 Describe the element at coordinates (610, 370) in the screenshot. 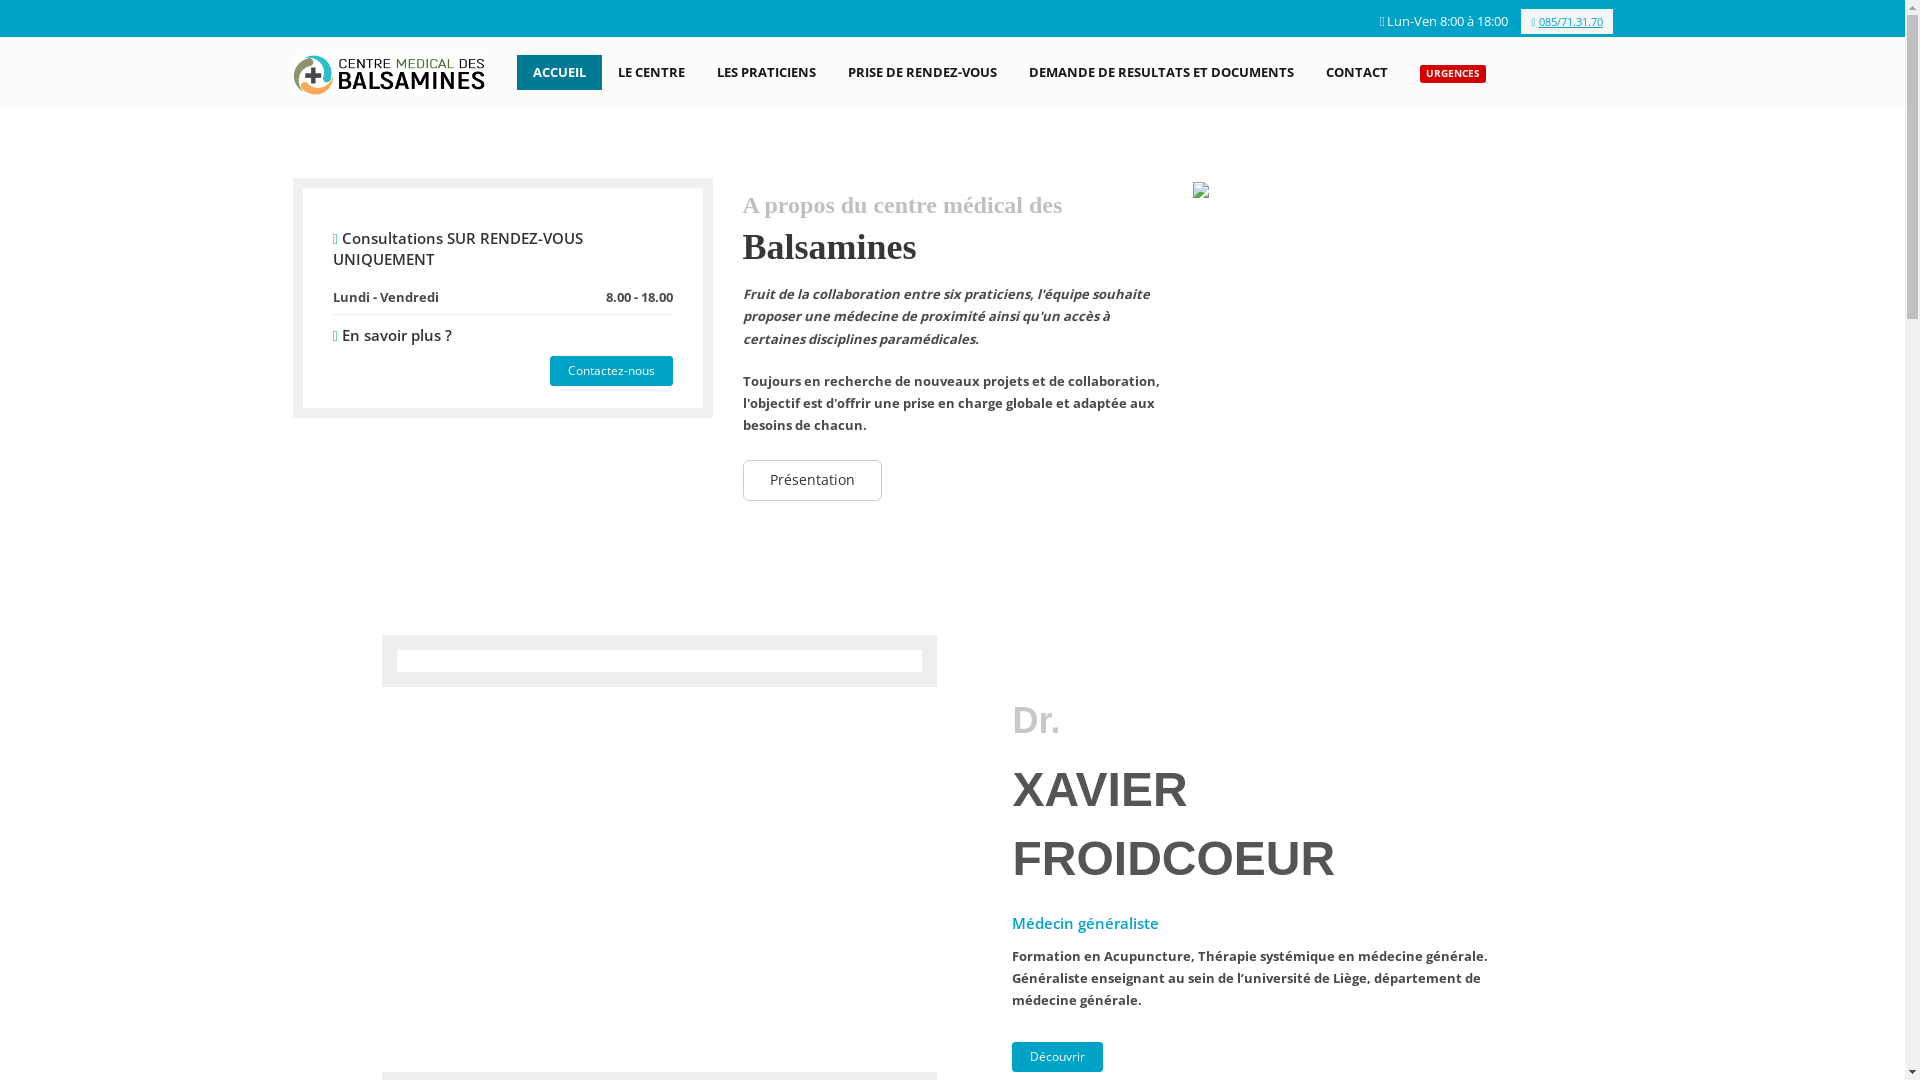

I see `'Contactez-nous'` at that location.